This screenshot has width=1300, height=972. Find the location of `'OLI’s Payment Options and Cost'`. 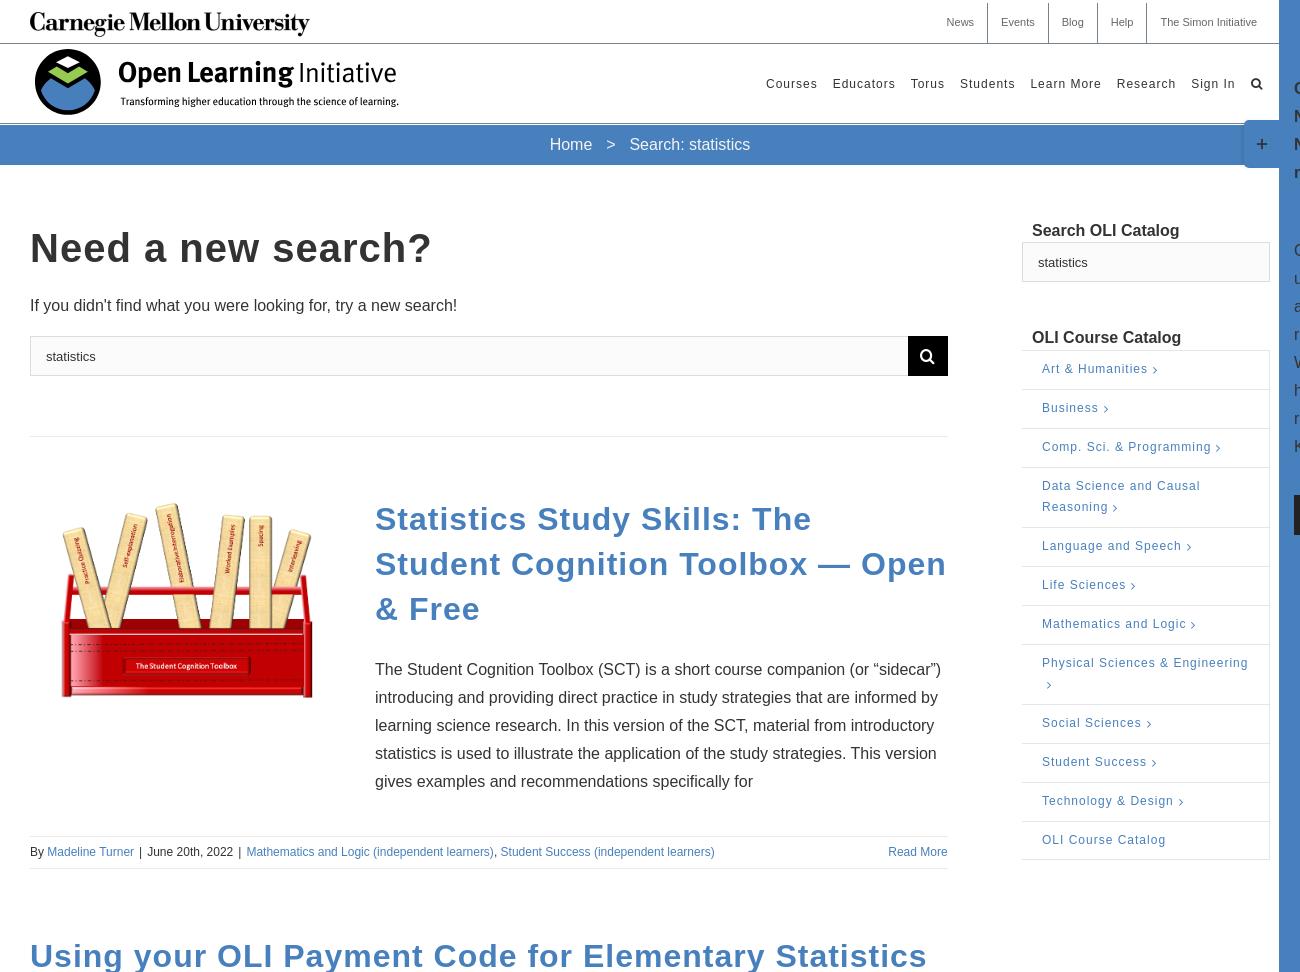

'OLI’s Payment Options and Cost' is located at coordinates (931, 237).